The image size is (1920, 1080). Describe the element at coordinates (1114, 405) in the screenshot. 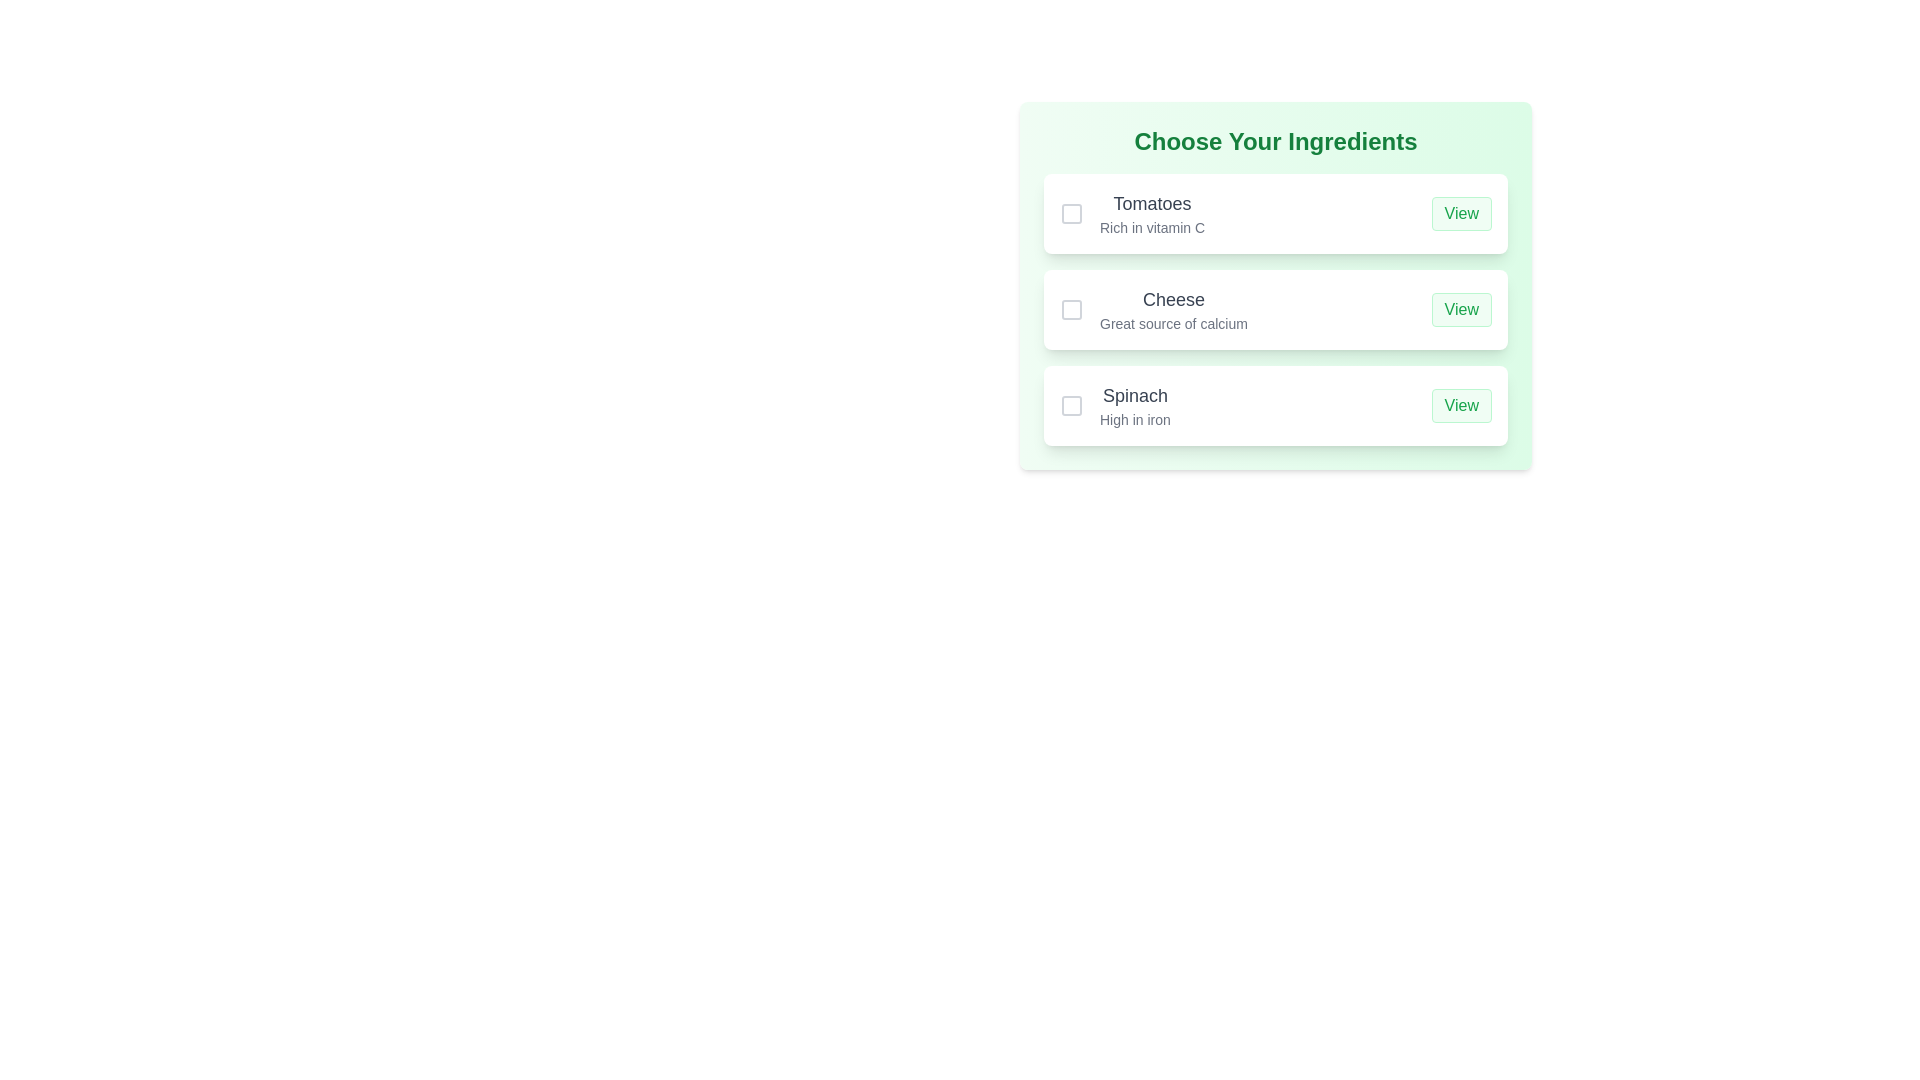

I see `the 'Spinach' label, which displays 'Spinach' in a bold font and 'High in iron' in a smaller, gray font below it, located under the 'Choose Your Ingredients' section` at that location.